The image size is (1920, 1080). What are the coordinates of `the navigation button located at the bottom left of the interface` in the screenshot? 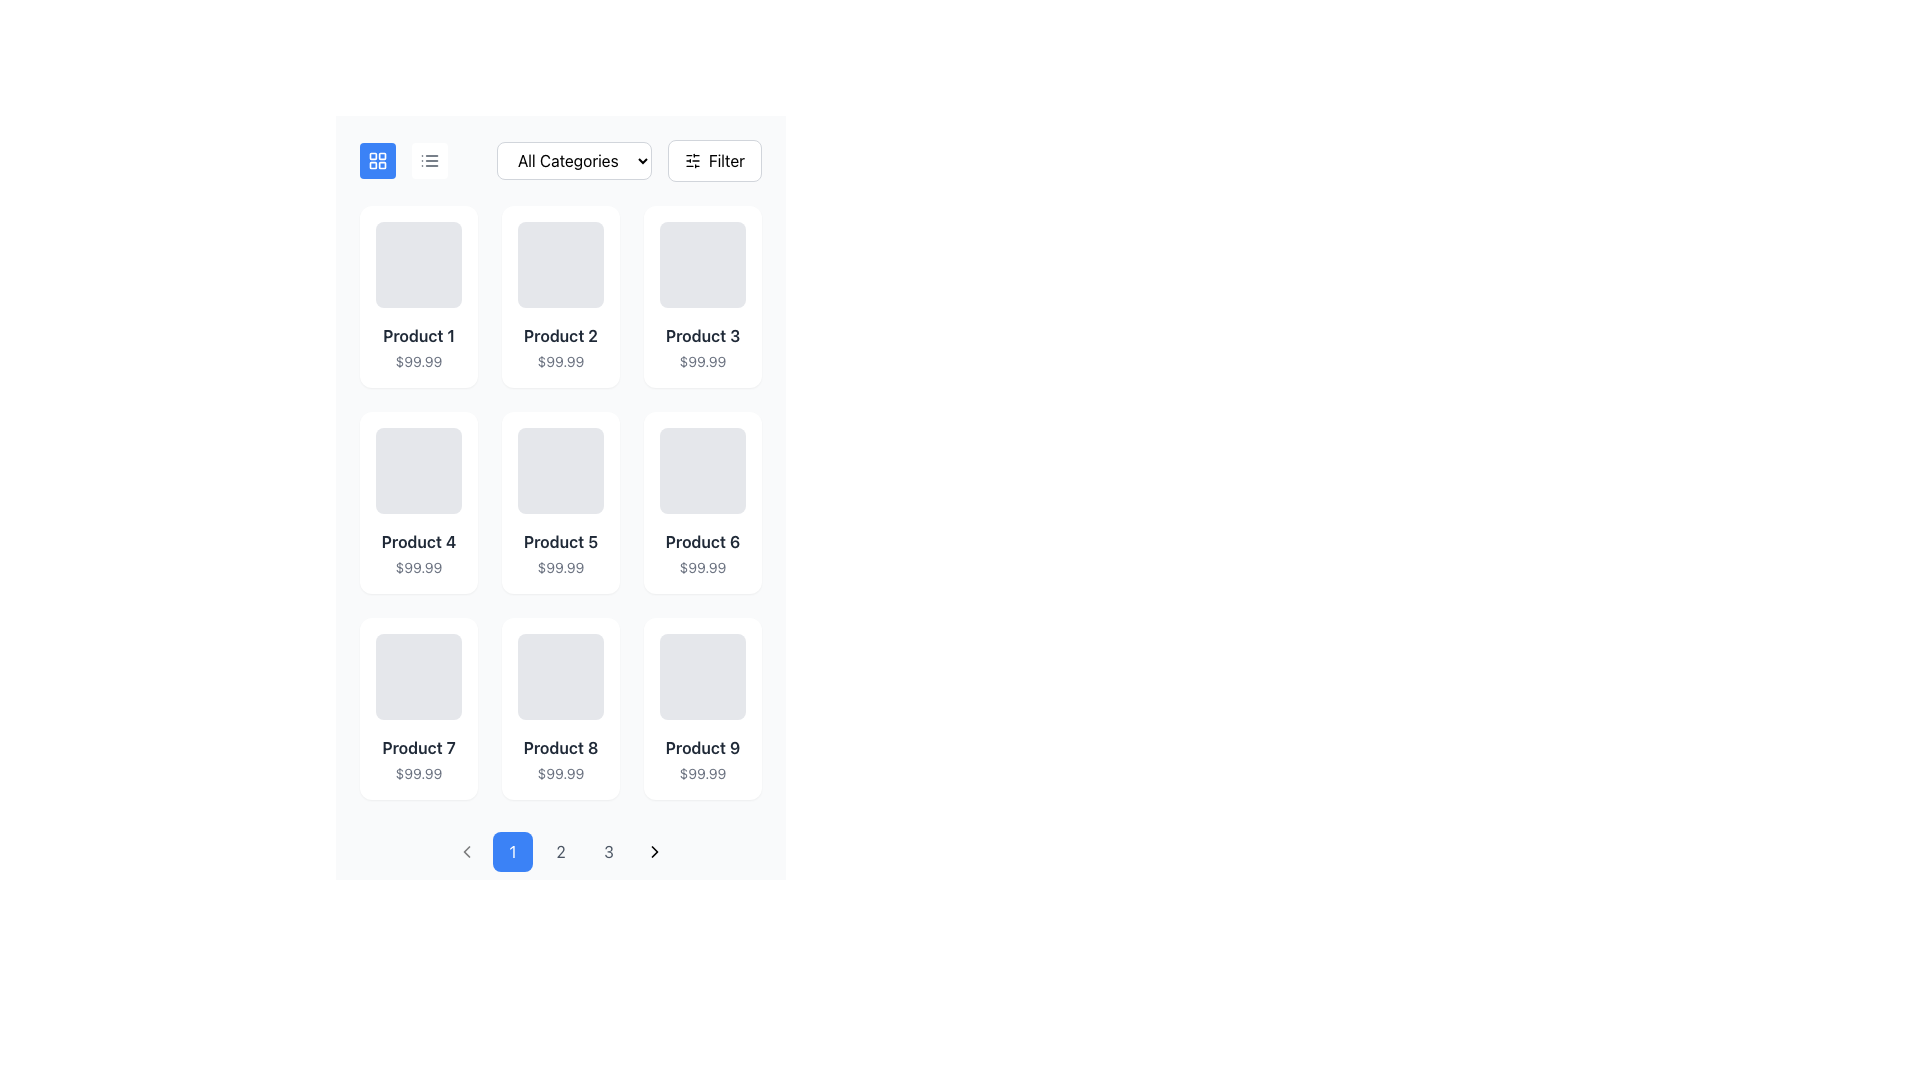 It's located at (465, 852).